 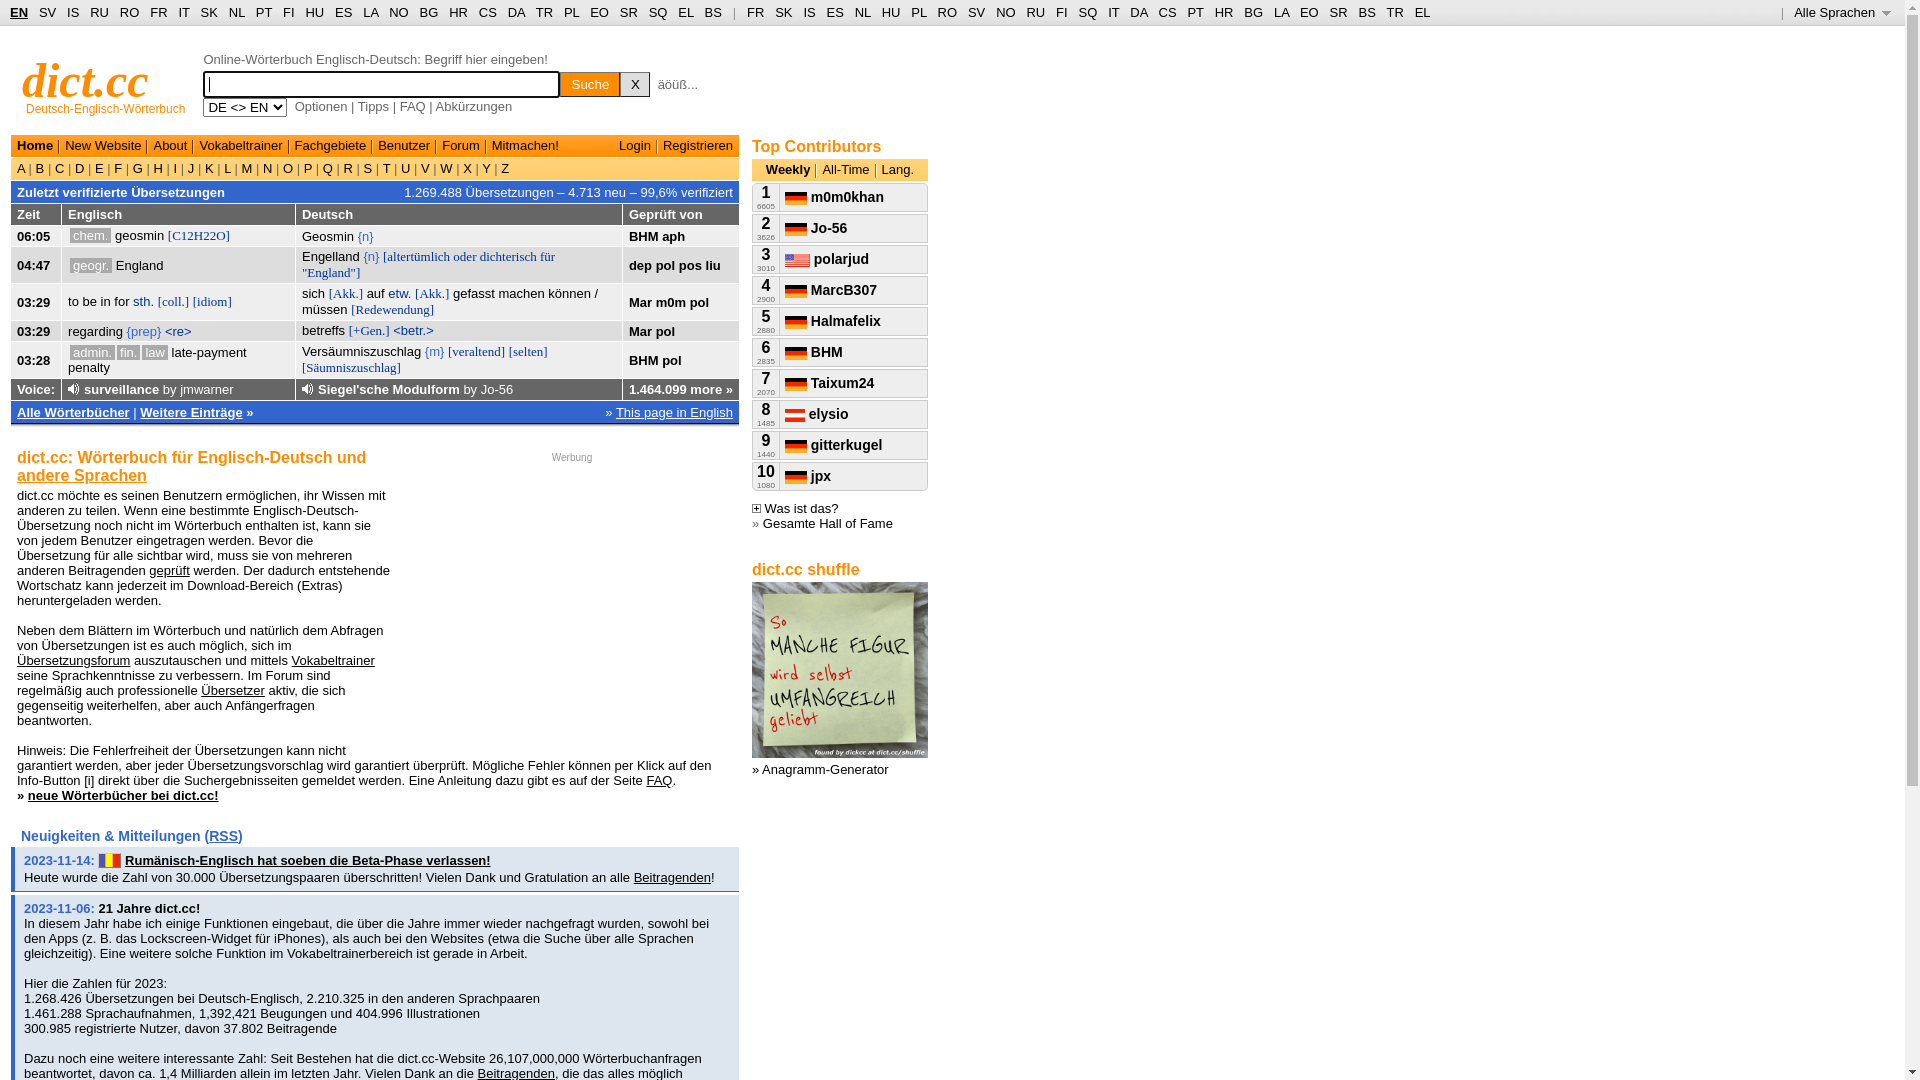 What do you see at coordinates (1026, 12) in the screenshot?
I see `'RU'` at bounding box center [1026, 12].